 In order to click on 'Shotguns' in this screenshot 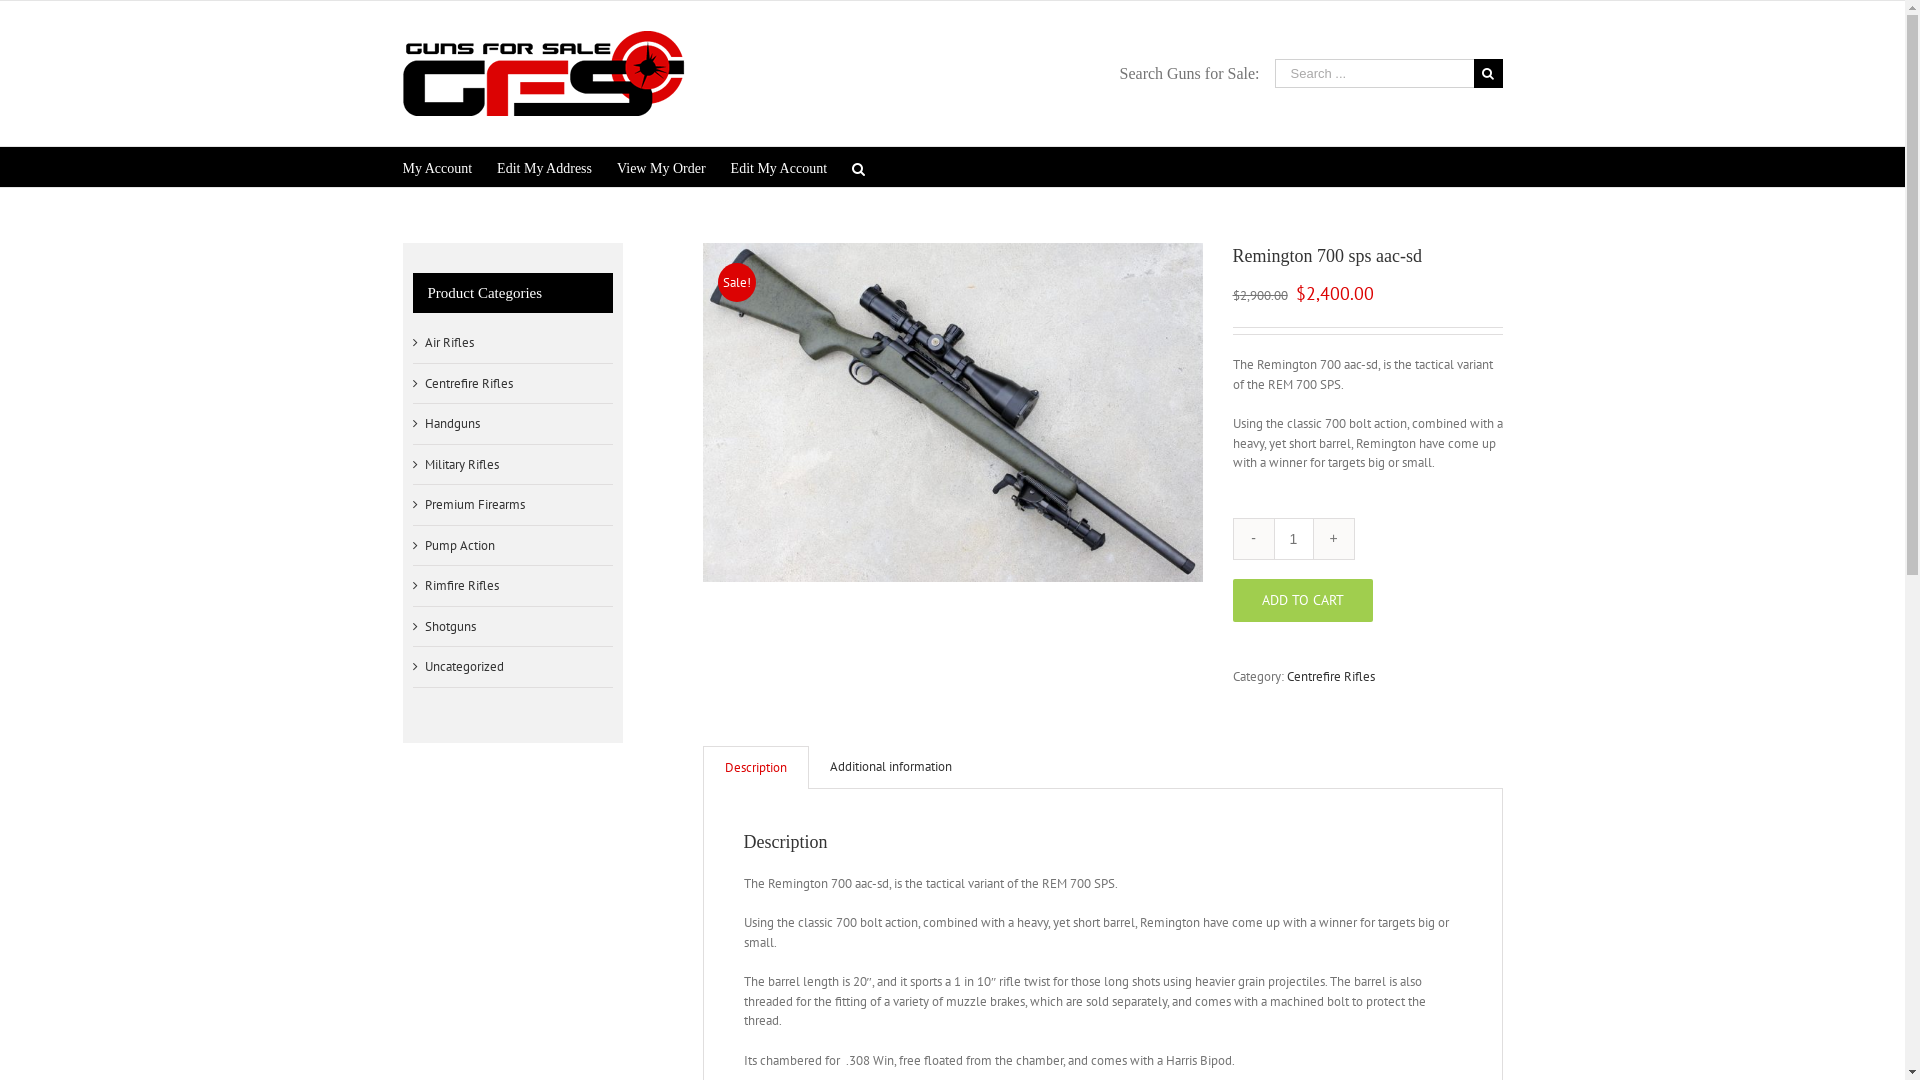, I will do `click(448, 626)`.